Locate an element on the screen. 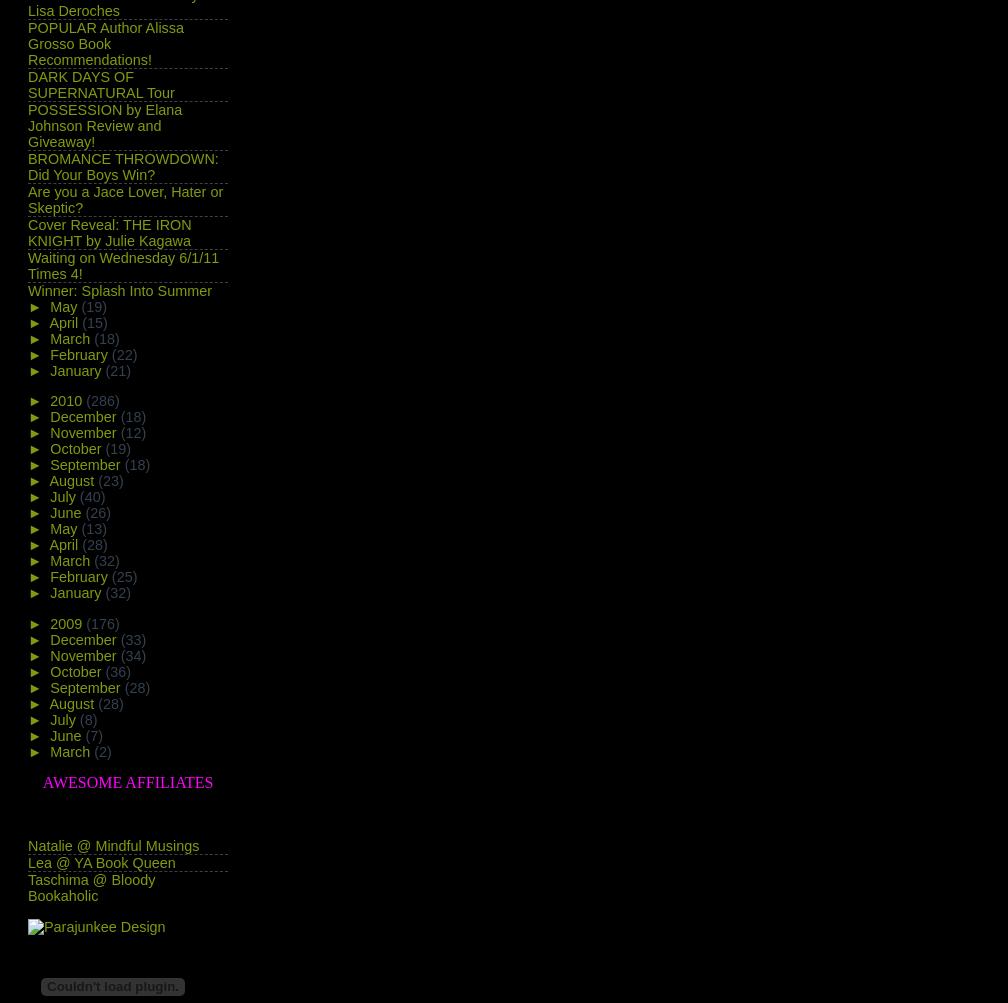 The image size is (1008, 1003). 'Natalie @ Mindful Musings' is located at coordinates (113, 846).